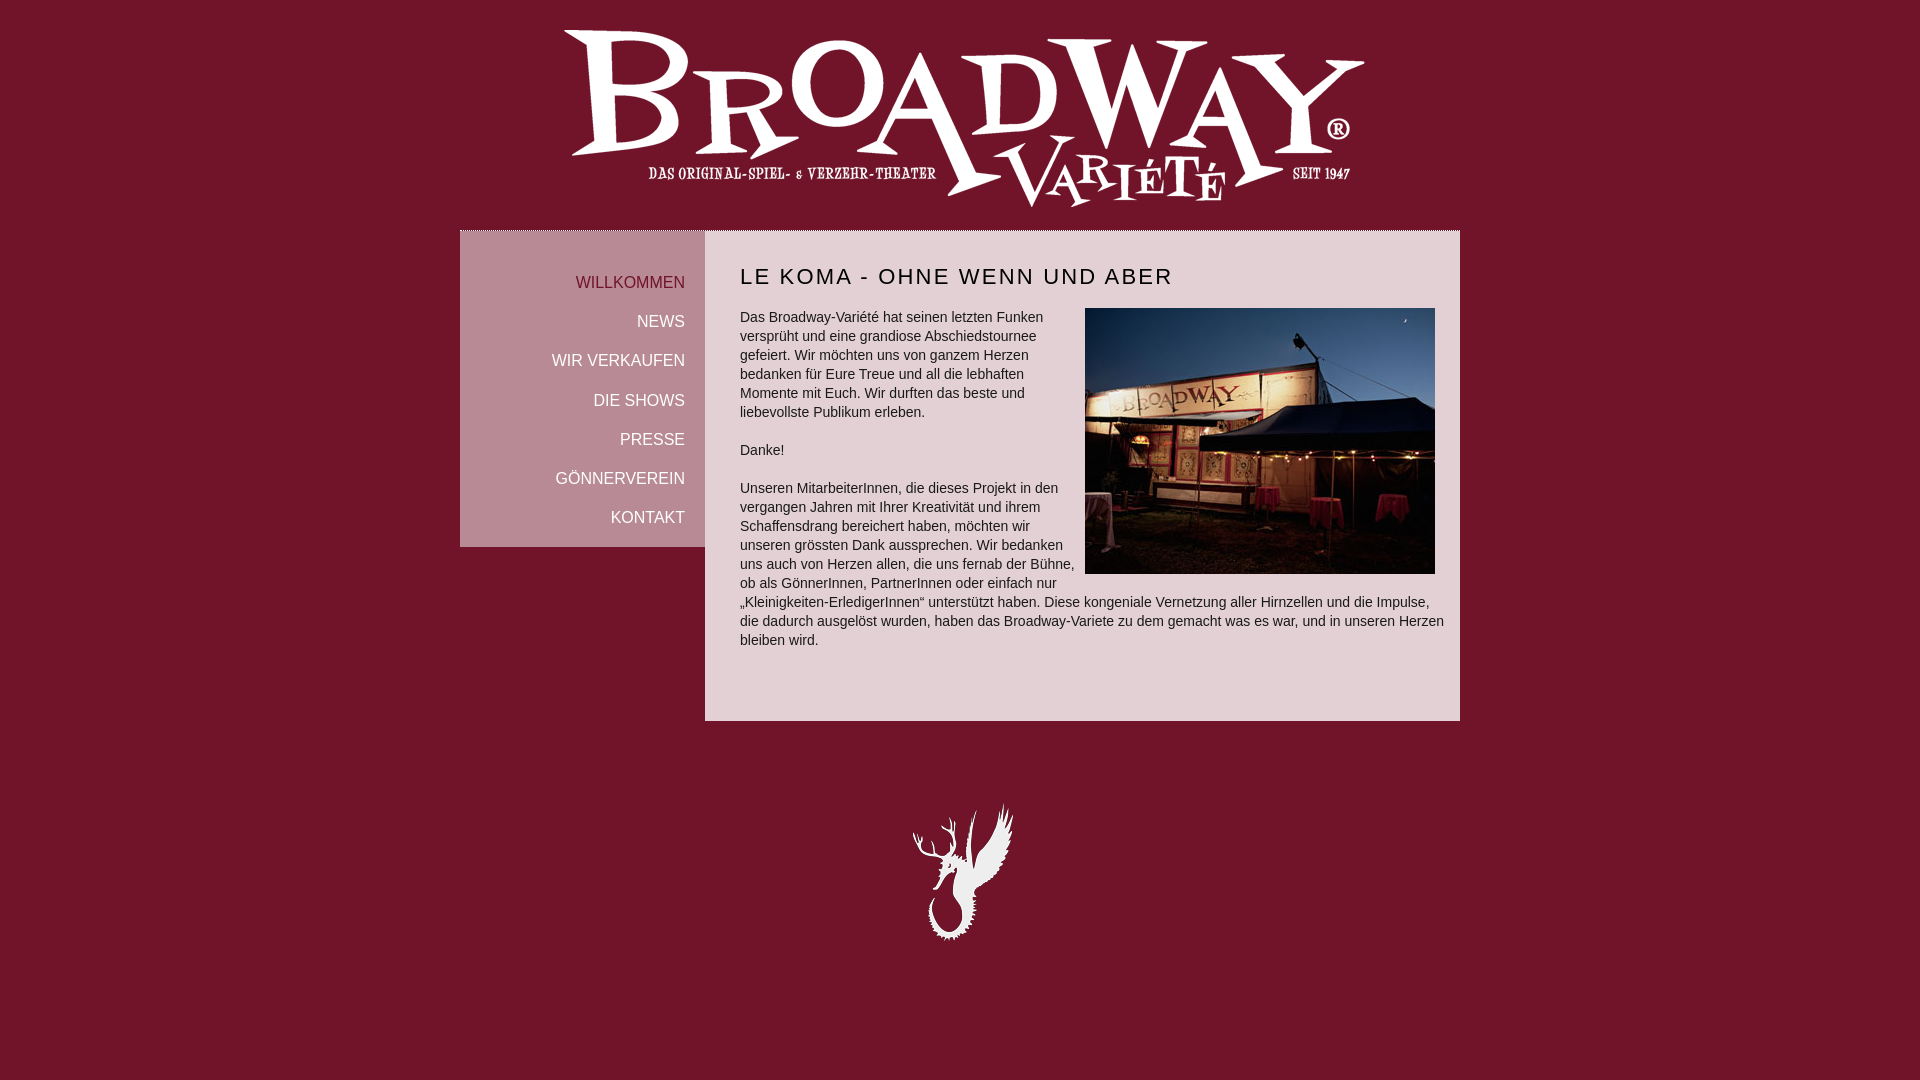 The height and width of the screenshot is (1080, 1920). Describe the element at coordinates (571, 315) in the screenshot. I see `'NEWS'` at that location.